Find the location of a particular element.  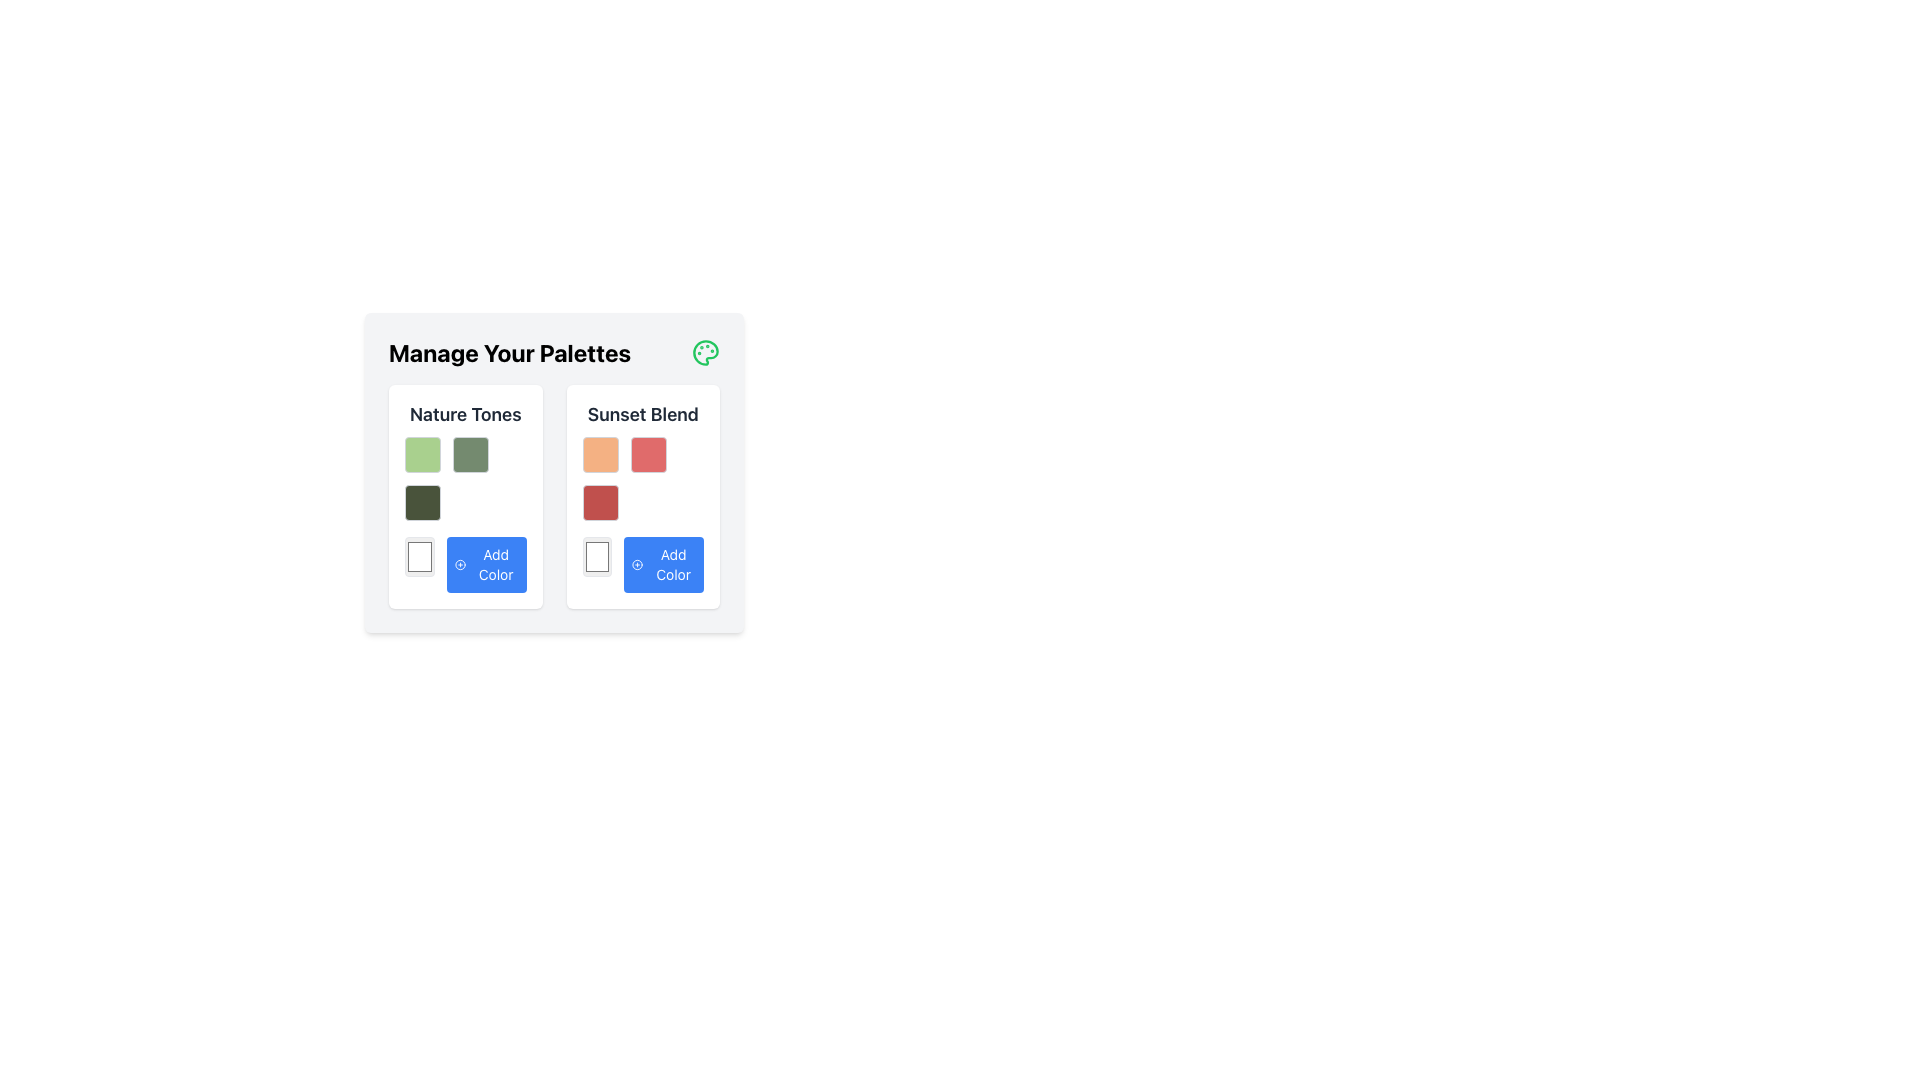

the text 'Manage Your Palettes' is located at coordinates (510, 352).